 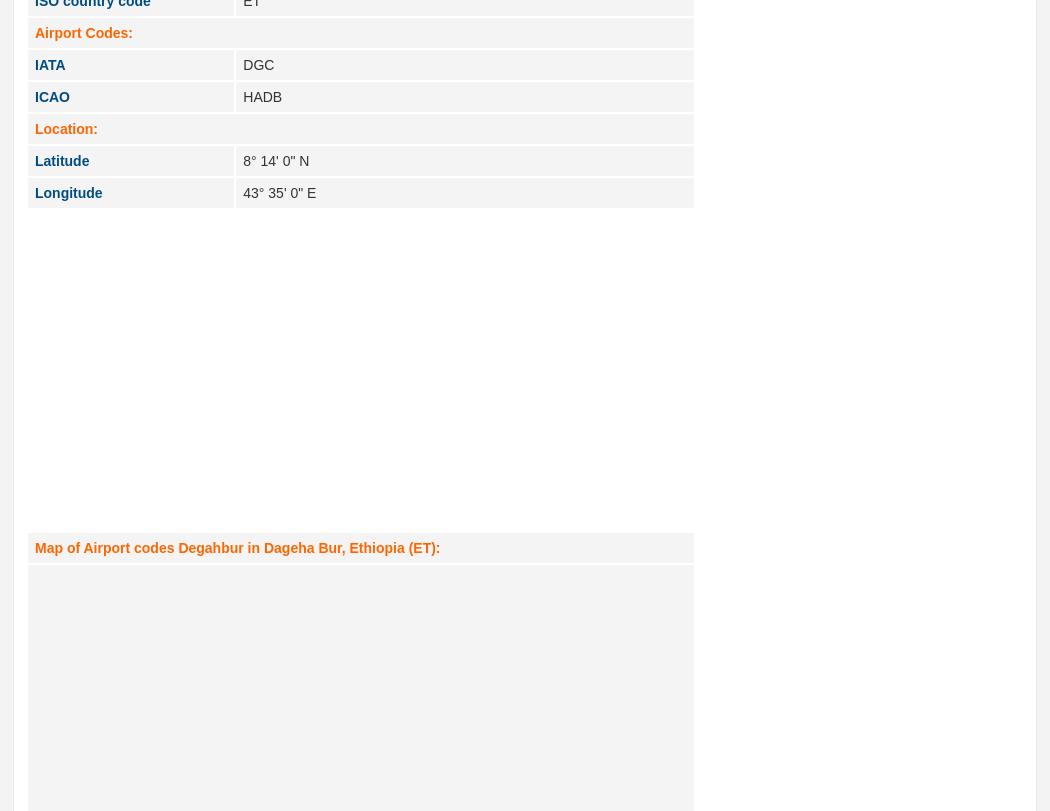 I want to click on 'Airport Codes:', so click(x=34, y=33).